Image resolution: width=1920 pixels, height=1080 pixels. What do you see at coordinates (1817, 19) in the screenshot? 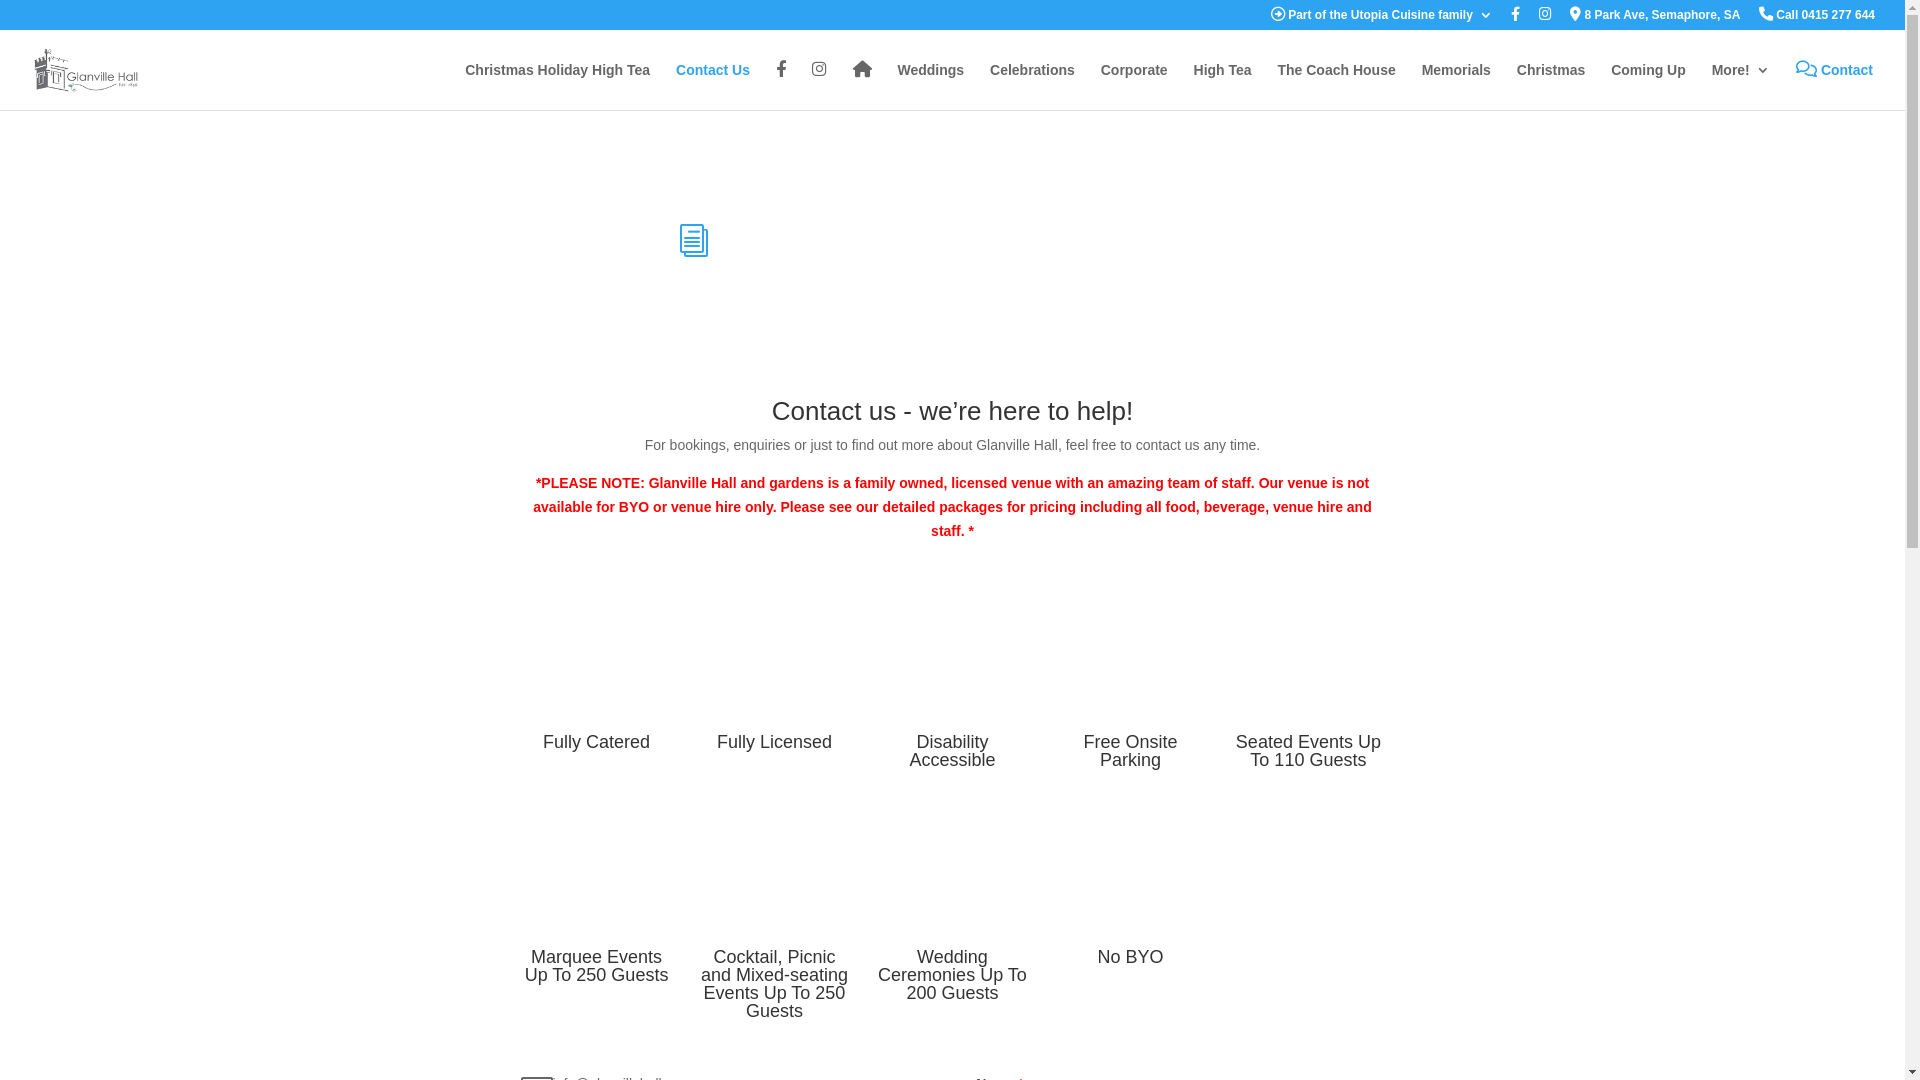
I see `'Call 0415 277 644'` at bounding box center [1817, 19].